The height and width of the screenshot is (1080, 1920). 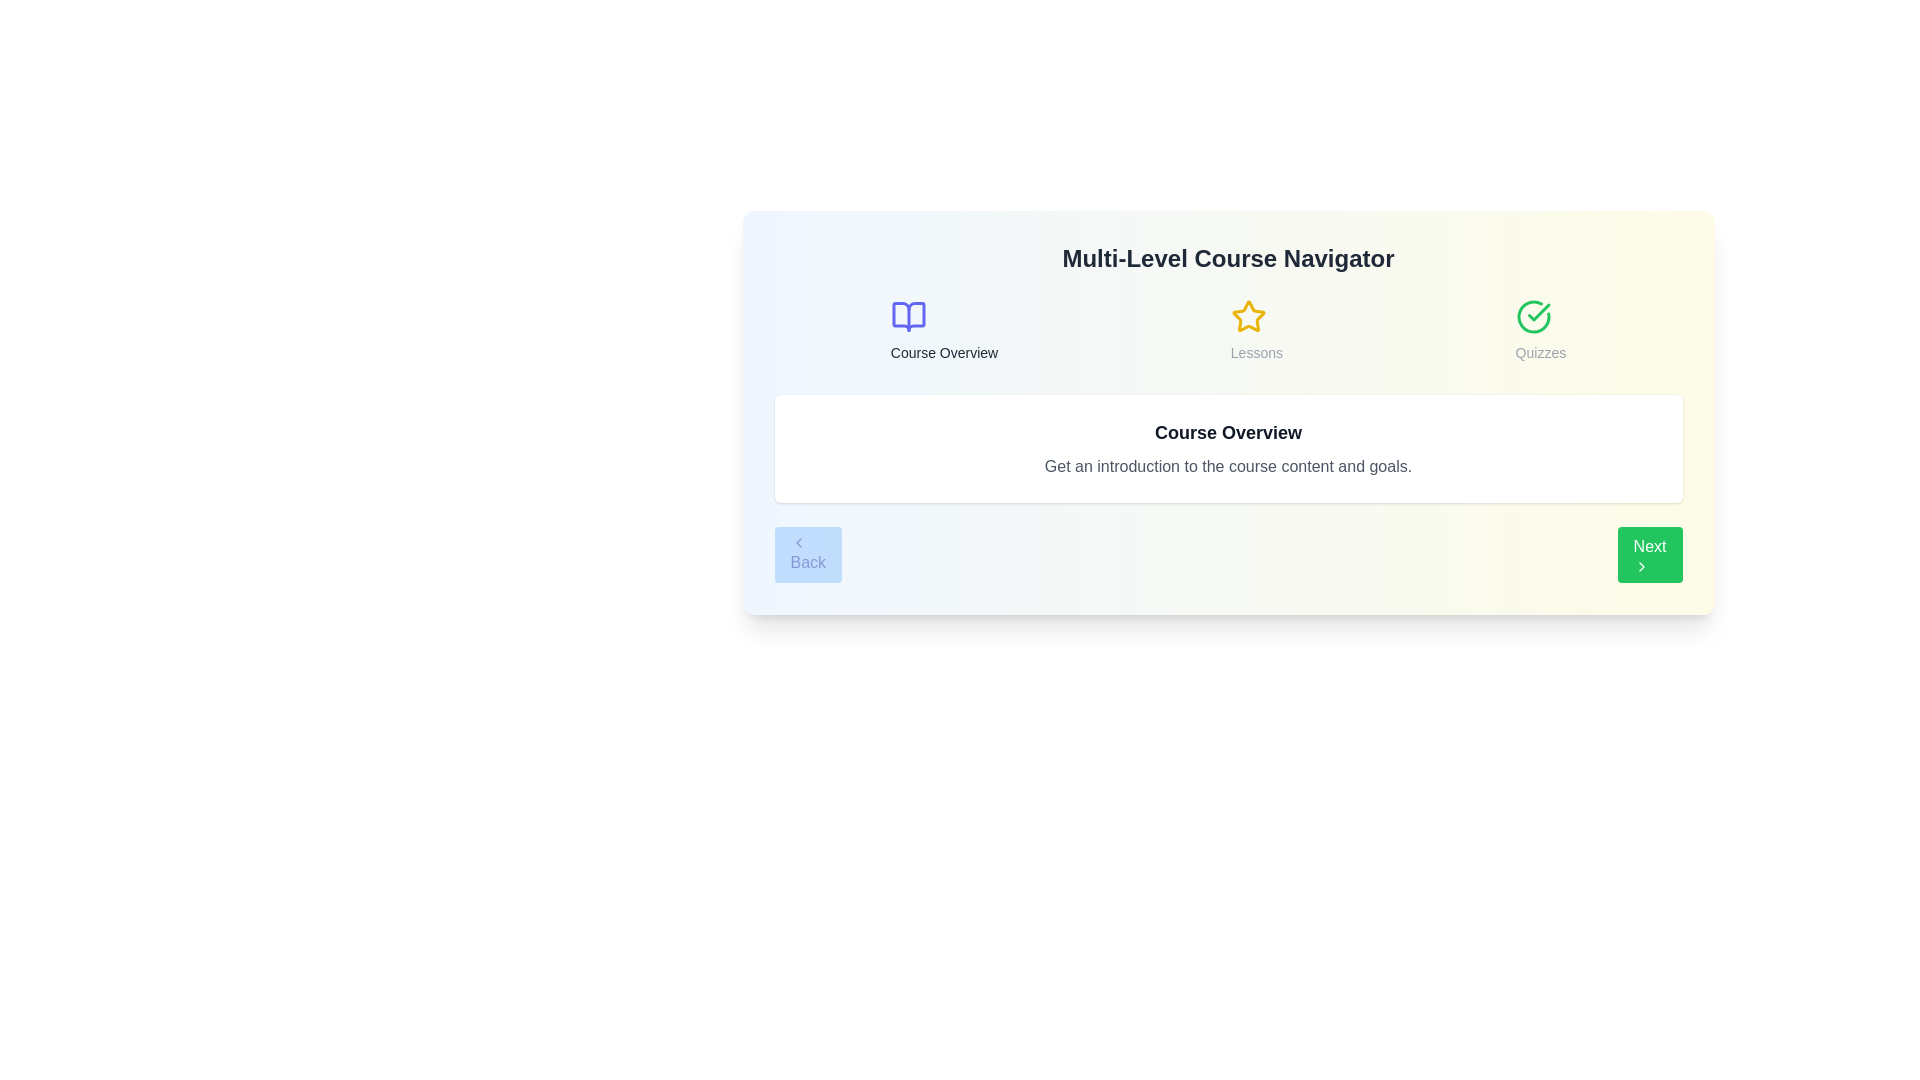 What do you see at coordinates (1247, 315) in the screenshot?
I see `the course icon for Lessons` at bounding box center [1247, 315].